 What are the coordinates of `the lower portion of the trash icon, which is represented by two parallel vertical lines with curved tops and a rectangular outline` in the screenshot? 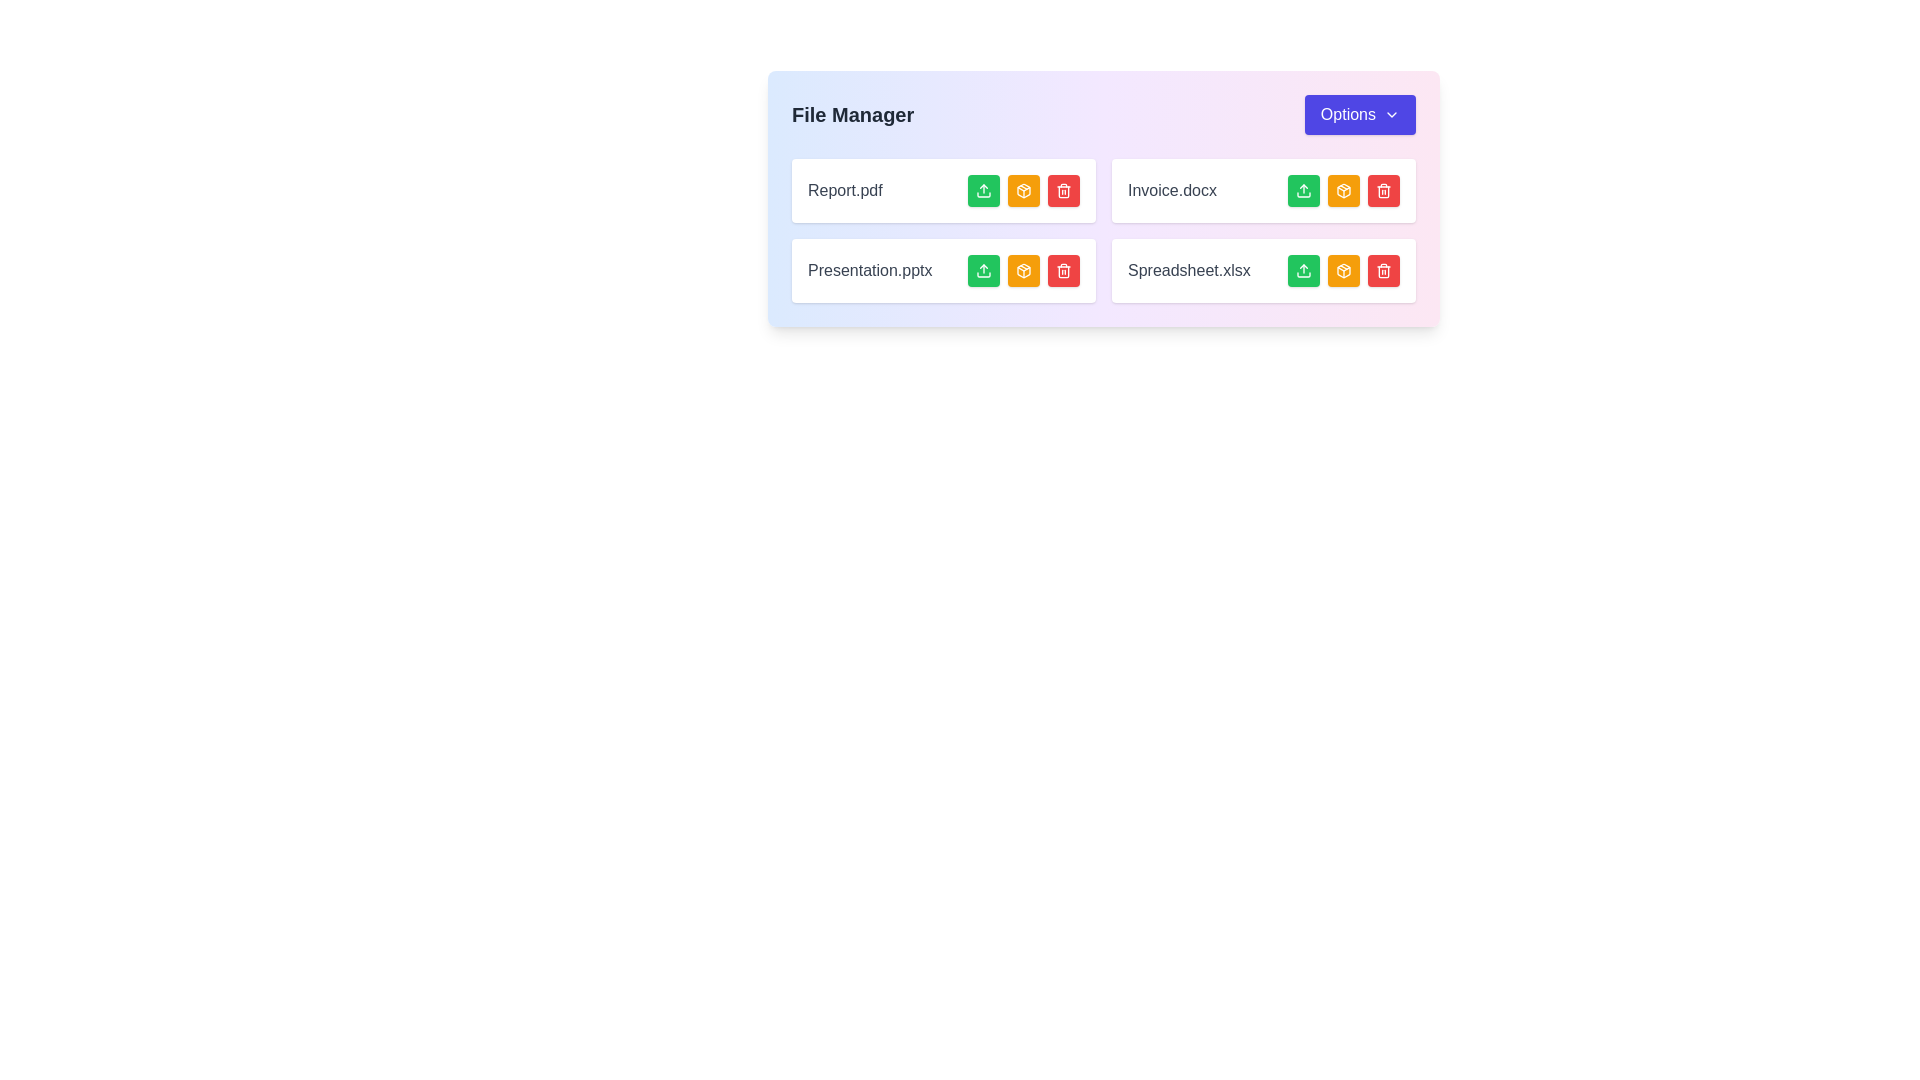 It's located at (1382, 192).